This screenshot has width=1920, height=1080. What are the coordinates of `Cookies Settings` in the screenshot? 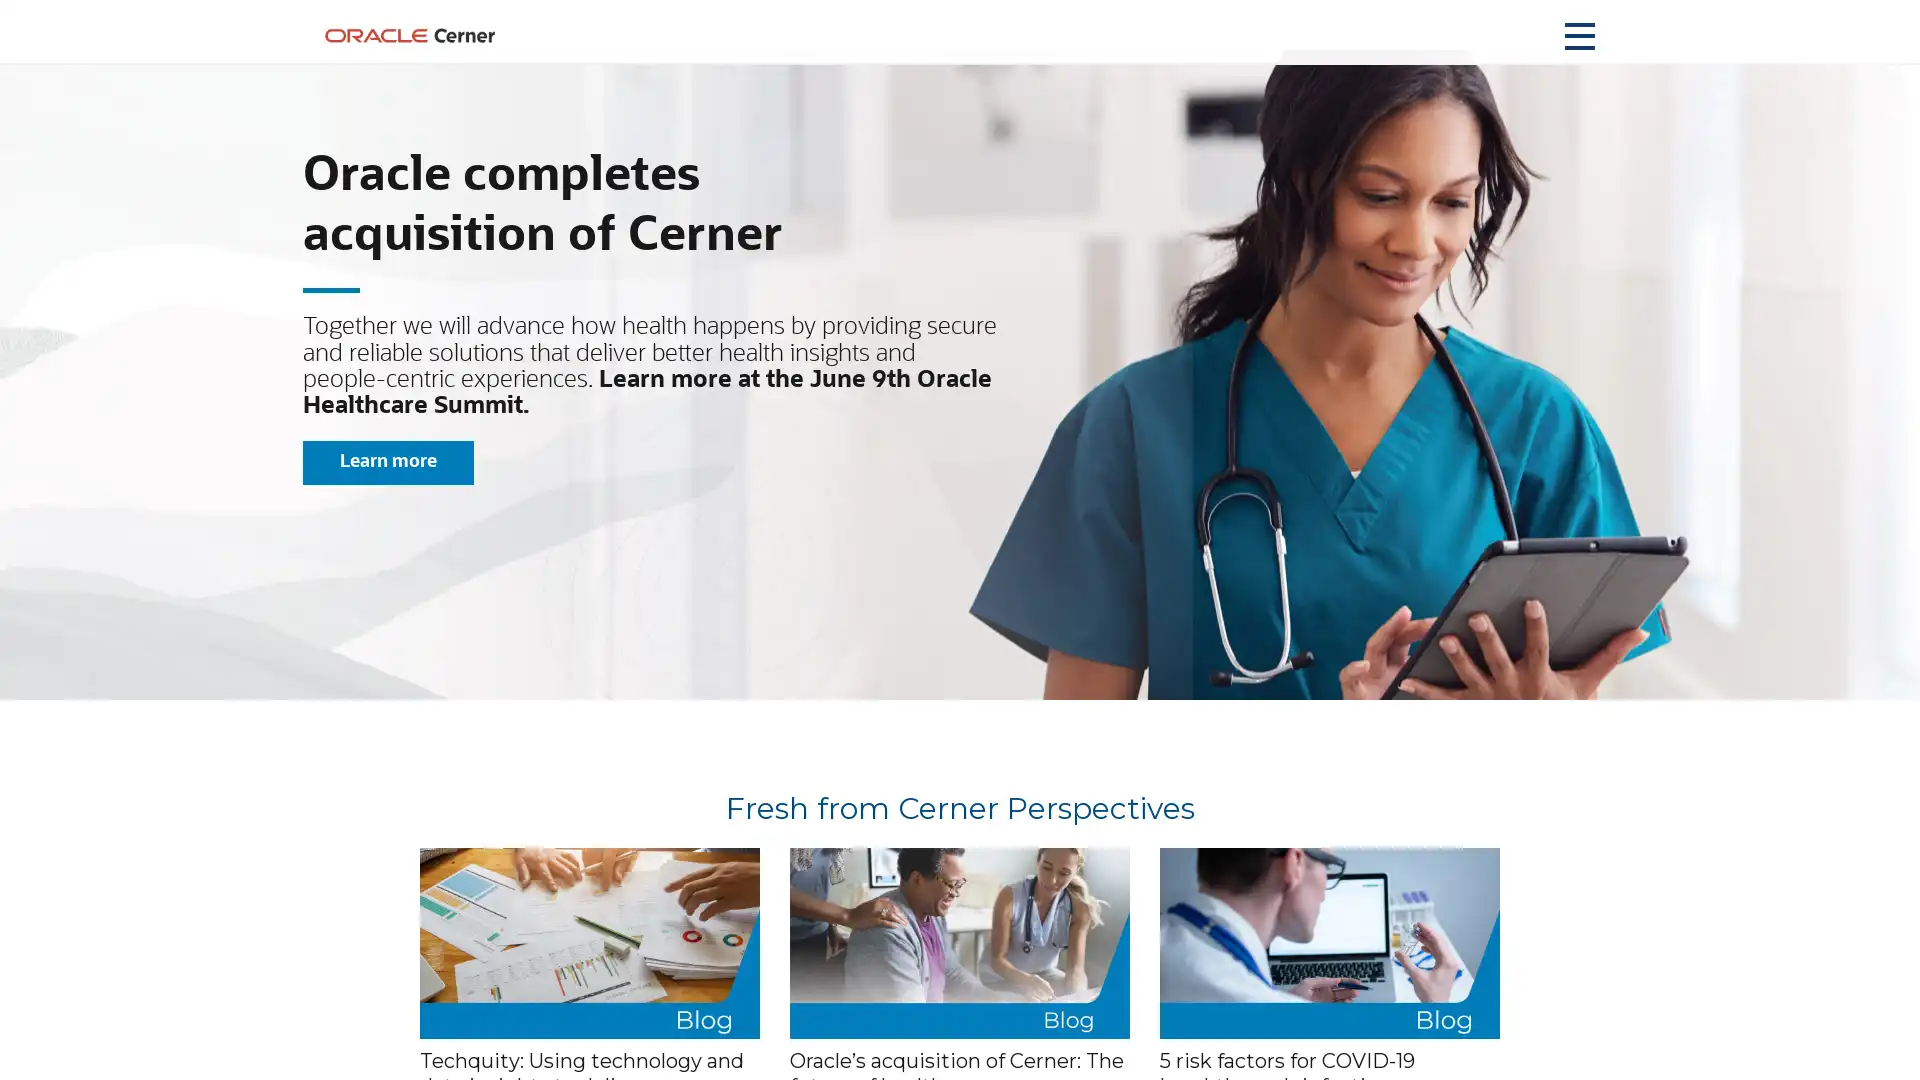 It's located at (1384, 1036).